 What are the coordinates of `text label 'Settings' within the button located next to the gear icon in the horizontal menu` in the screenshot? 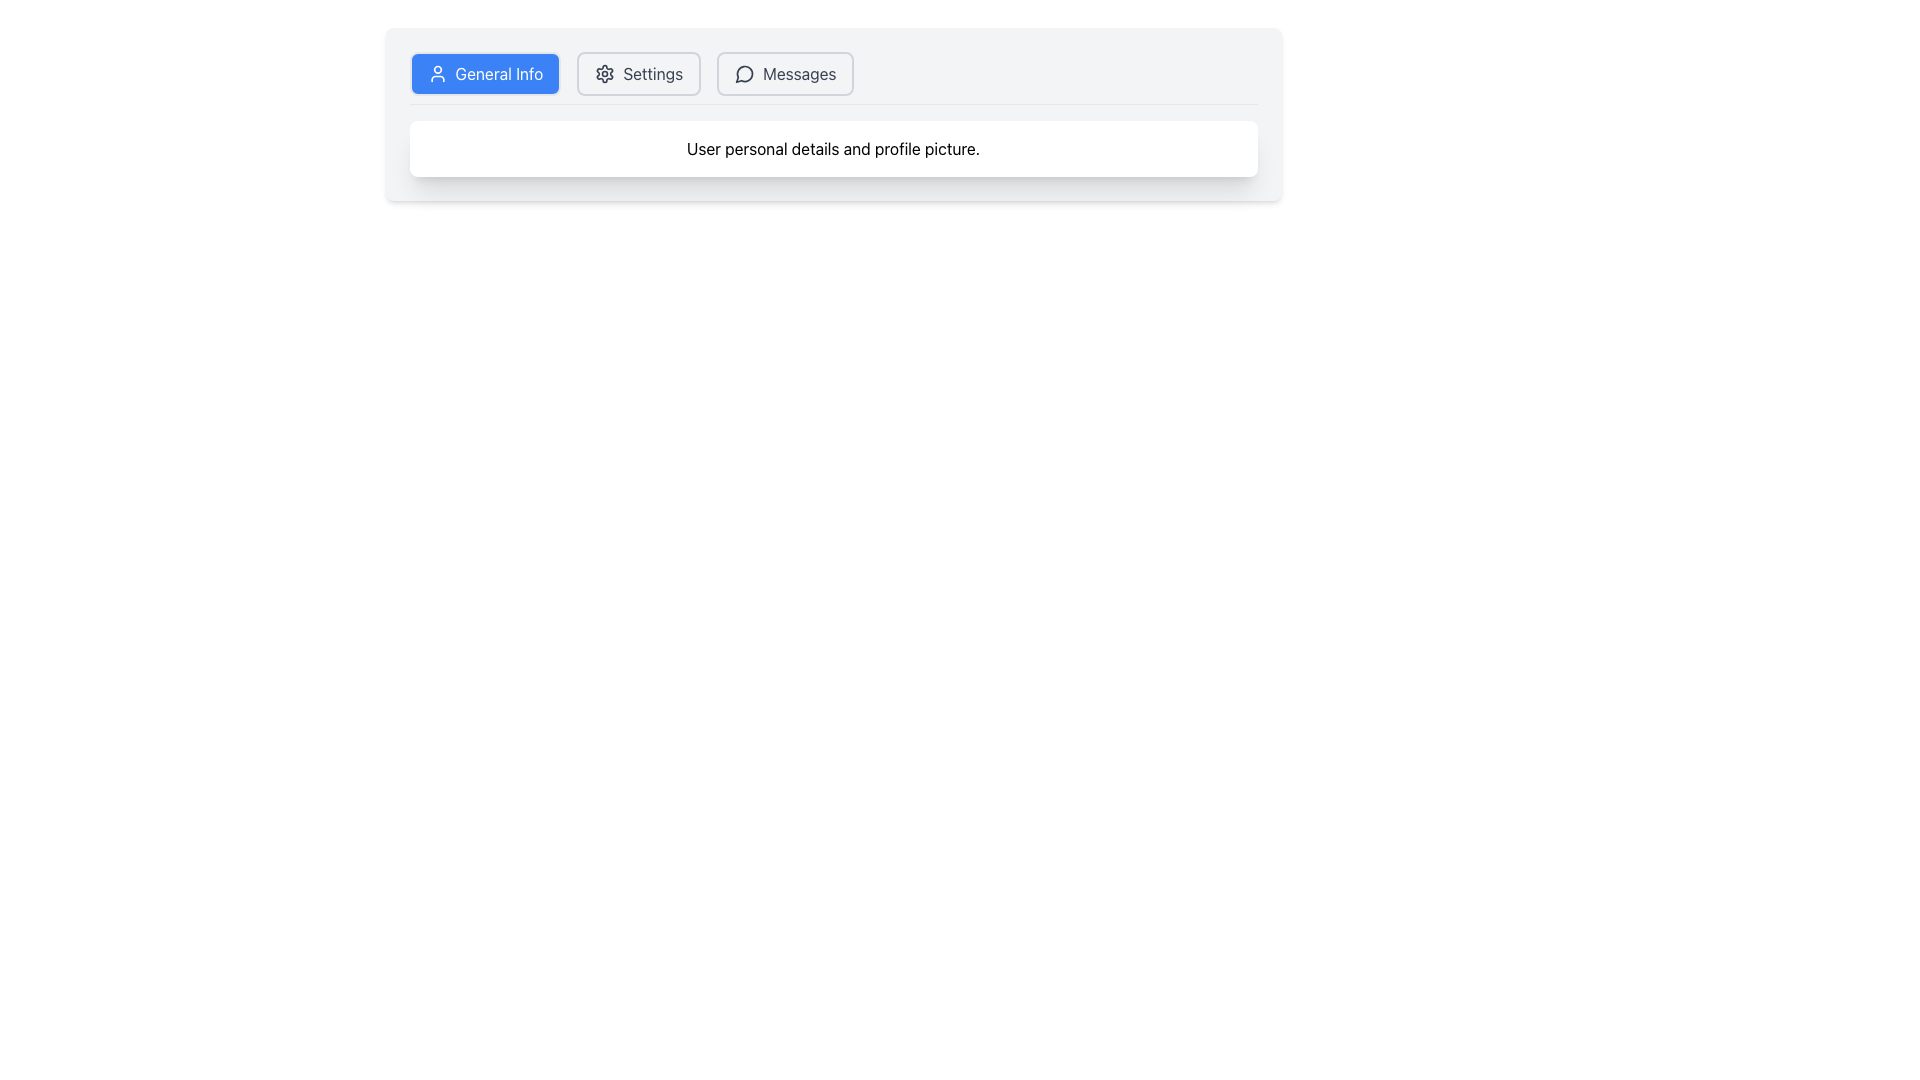 It's located at (653, 72).